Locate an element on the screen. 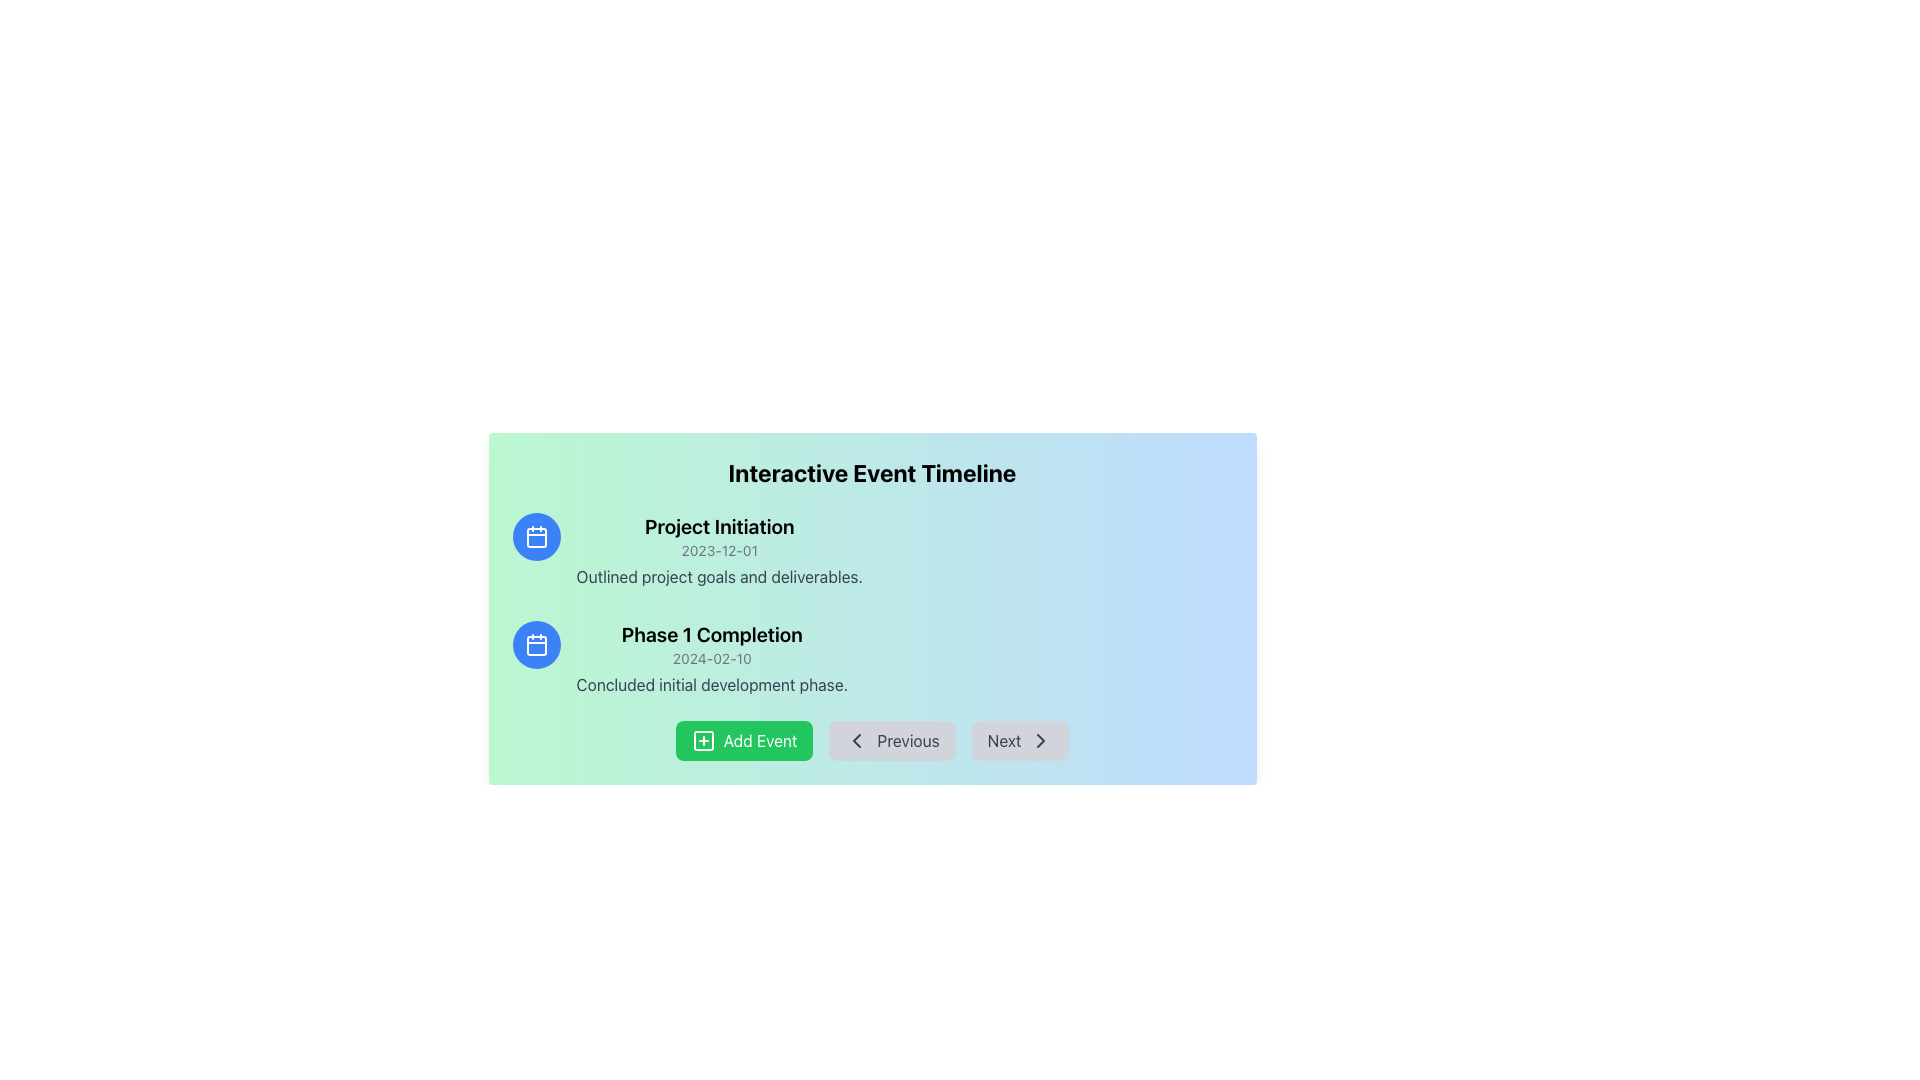  the circular blue button with a white calendar icon located to the left of the text 'Phase 1 Completion' in the timeline interface is located at coordinates (536, 644).